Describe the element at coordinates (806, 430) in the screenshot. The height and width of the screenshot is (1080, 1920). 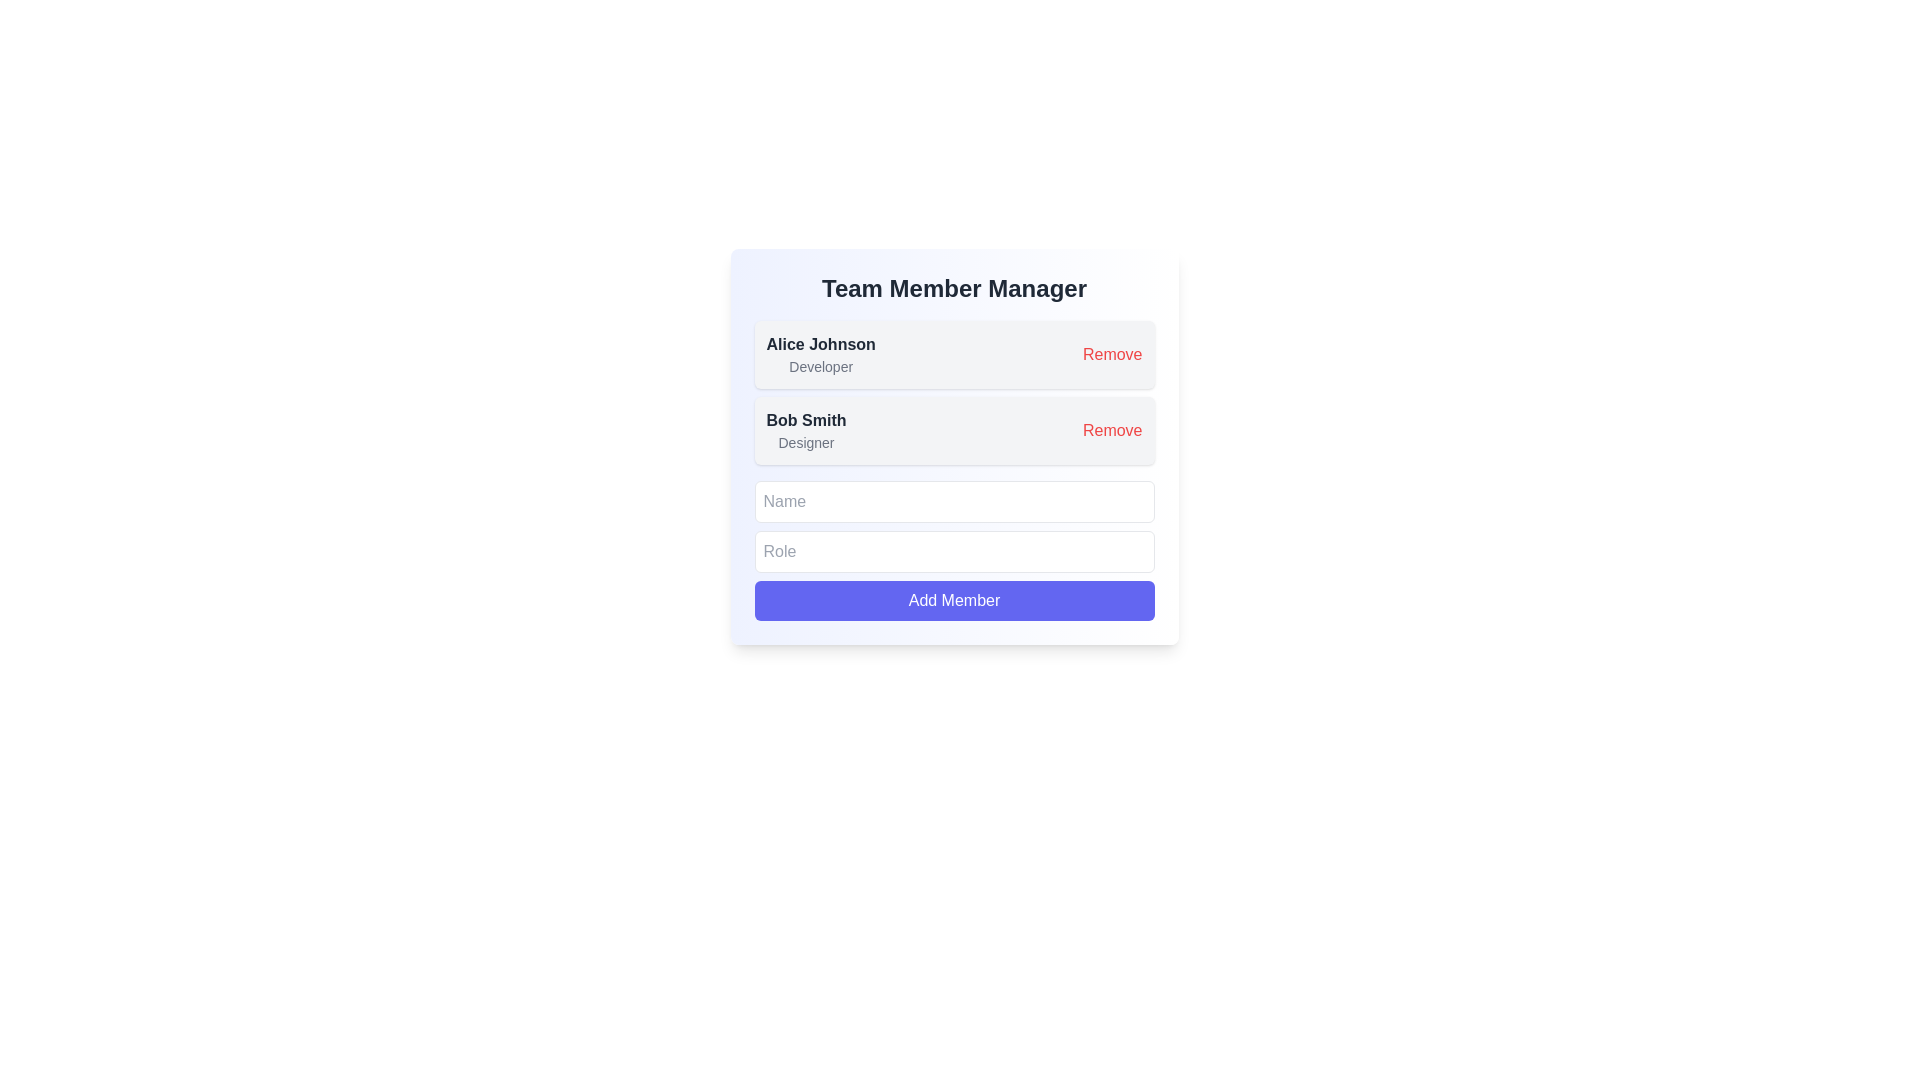
I see `displayed information of the second text block in the team management interface, which shows 'Bob Smith, Designer'` at that location.